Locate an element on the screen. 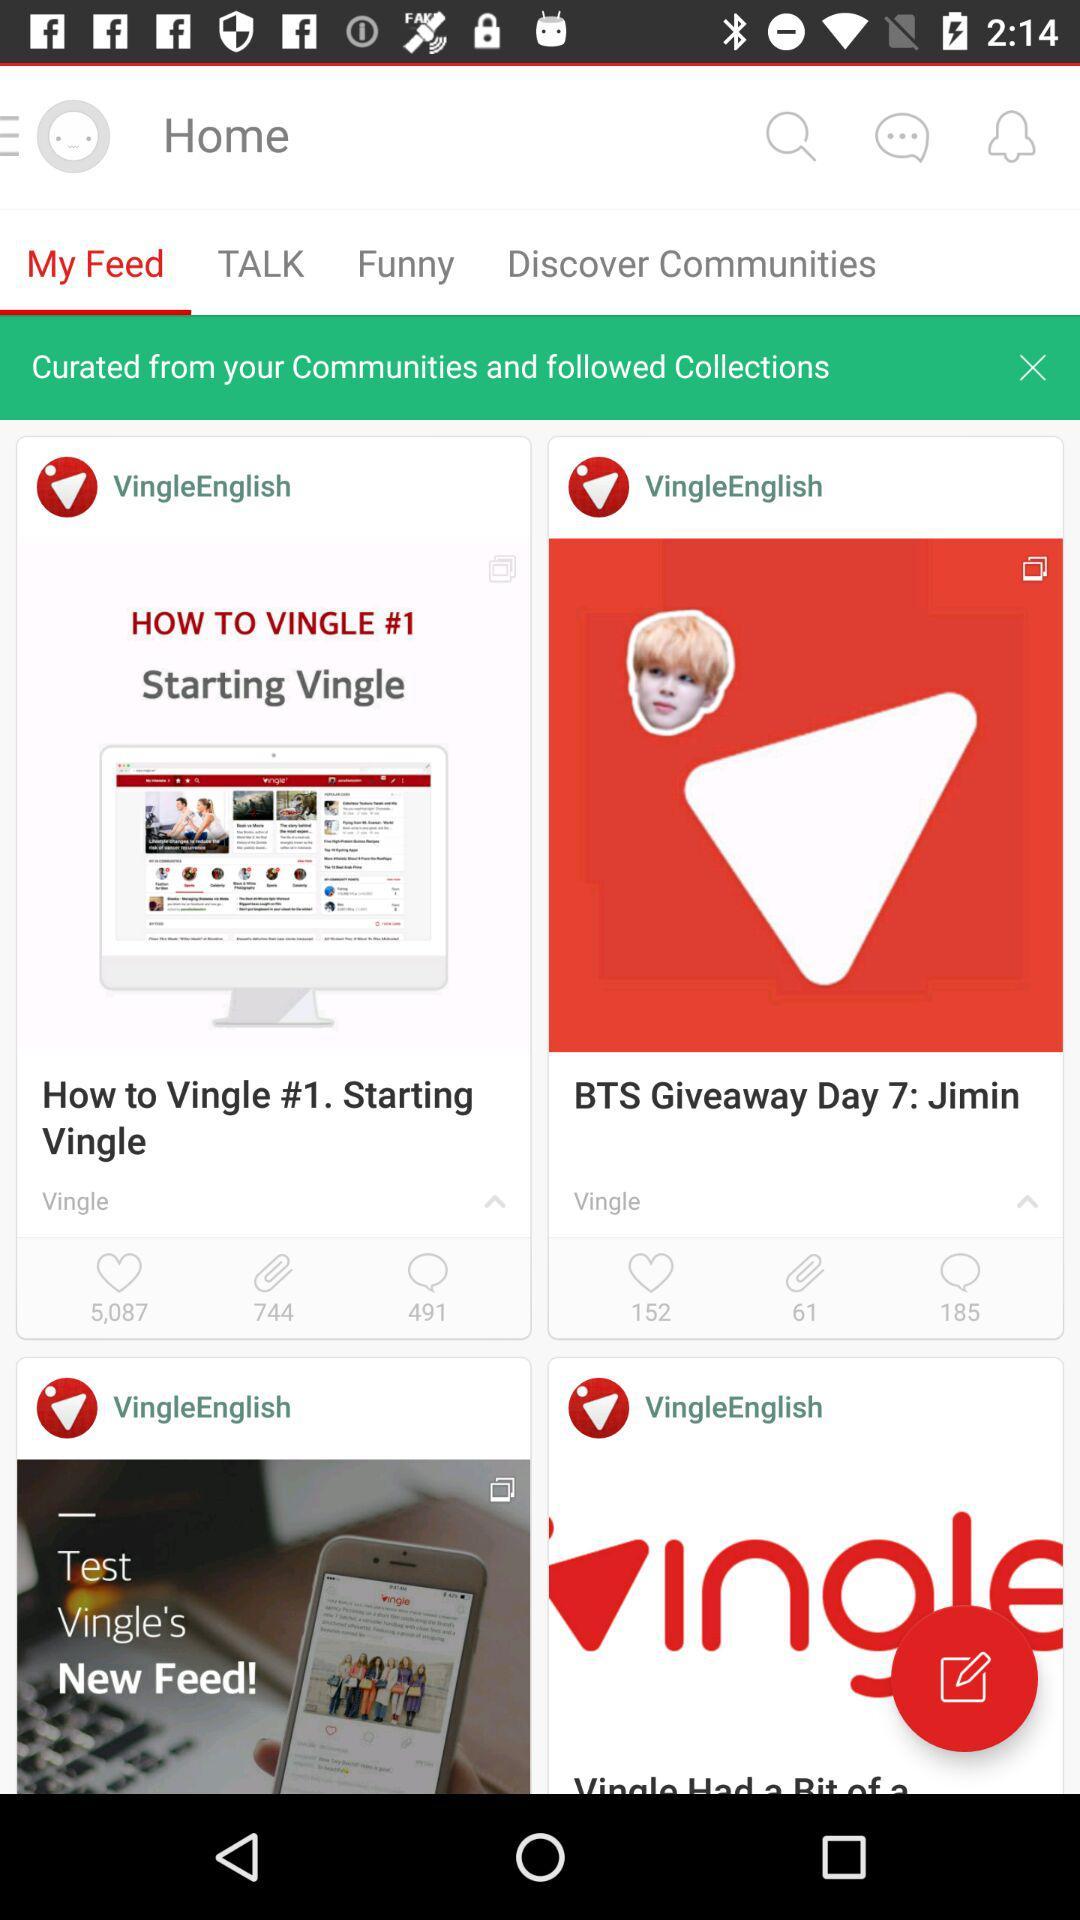  the item to the right of 744 item is located at coordinates (427, 1290).